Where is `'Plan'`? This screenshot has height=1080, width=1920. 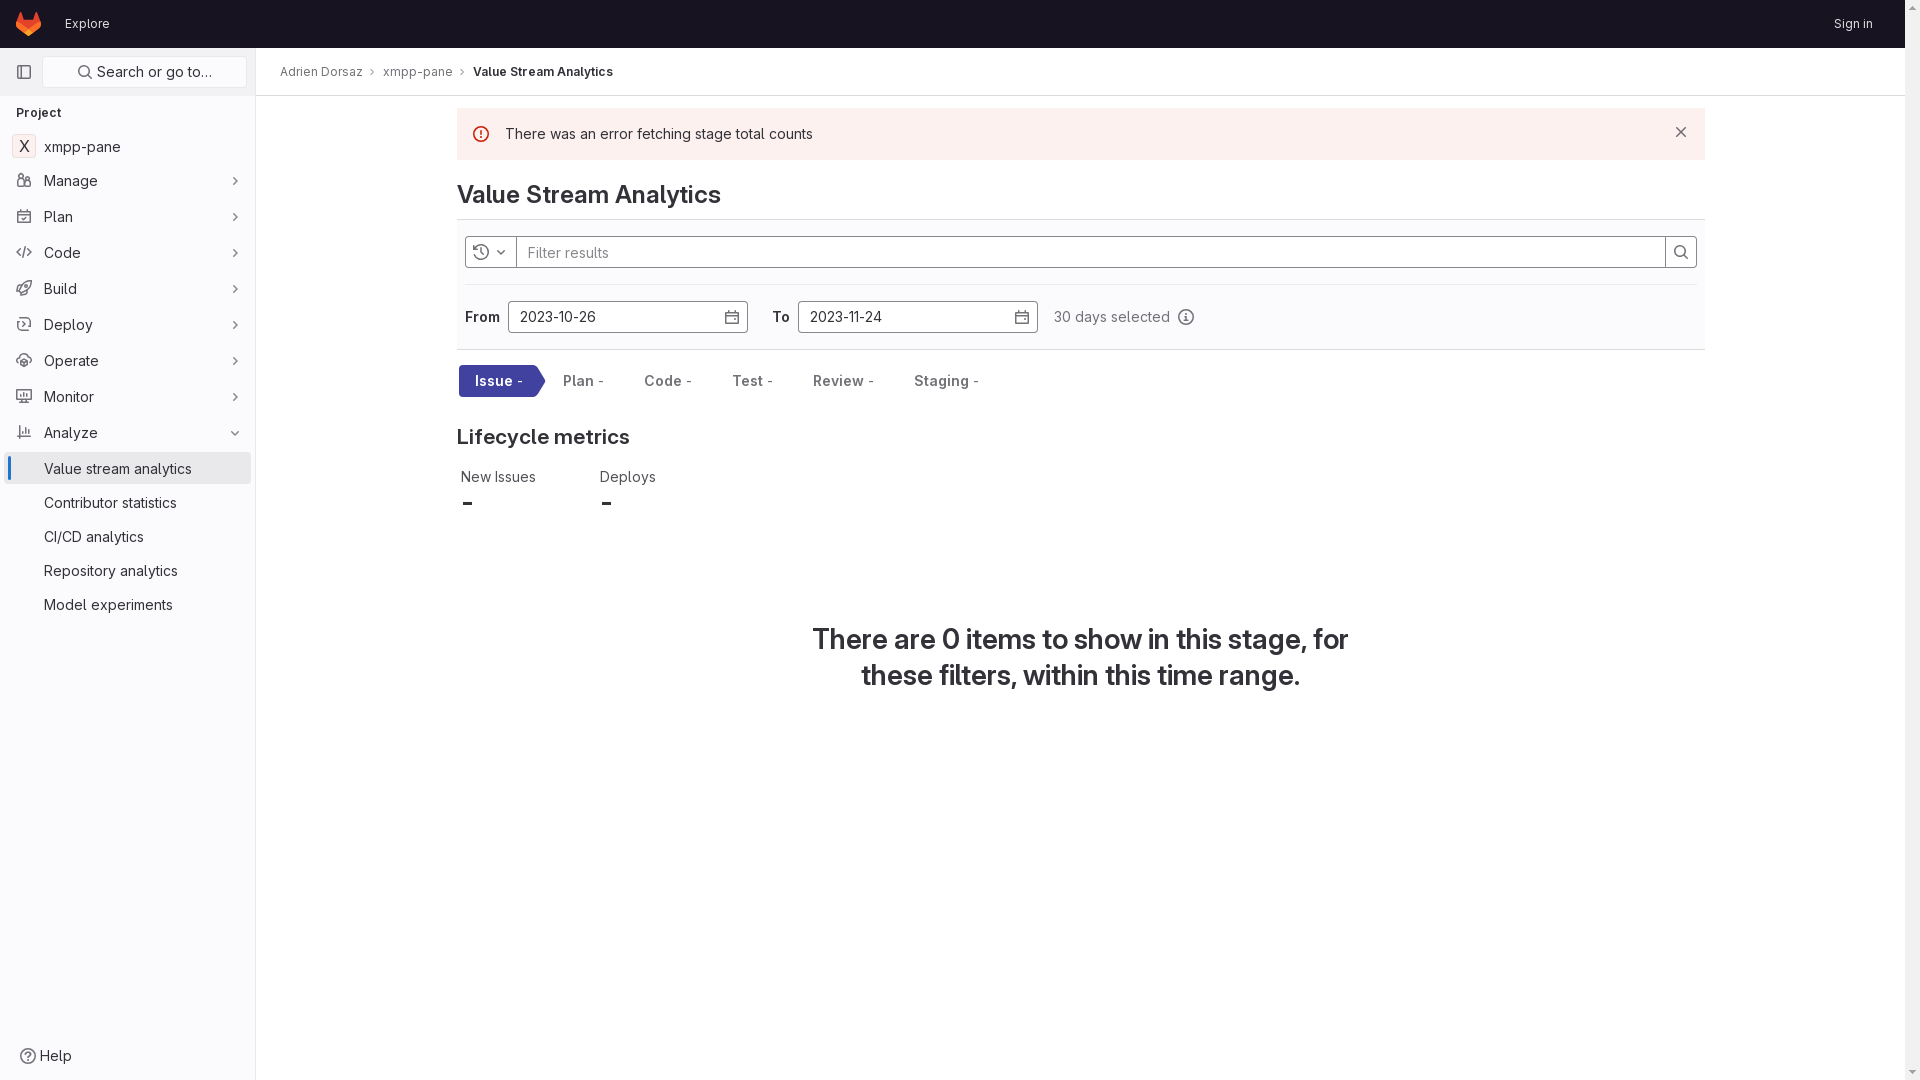
'Plan' is located at coordinates (126, 216).